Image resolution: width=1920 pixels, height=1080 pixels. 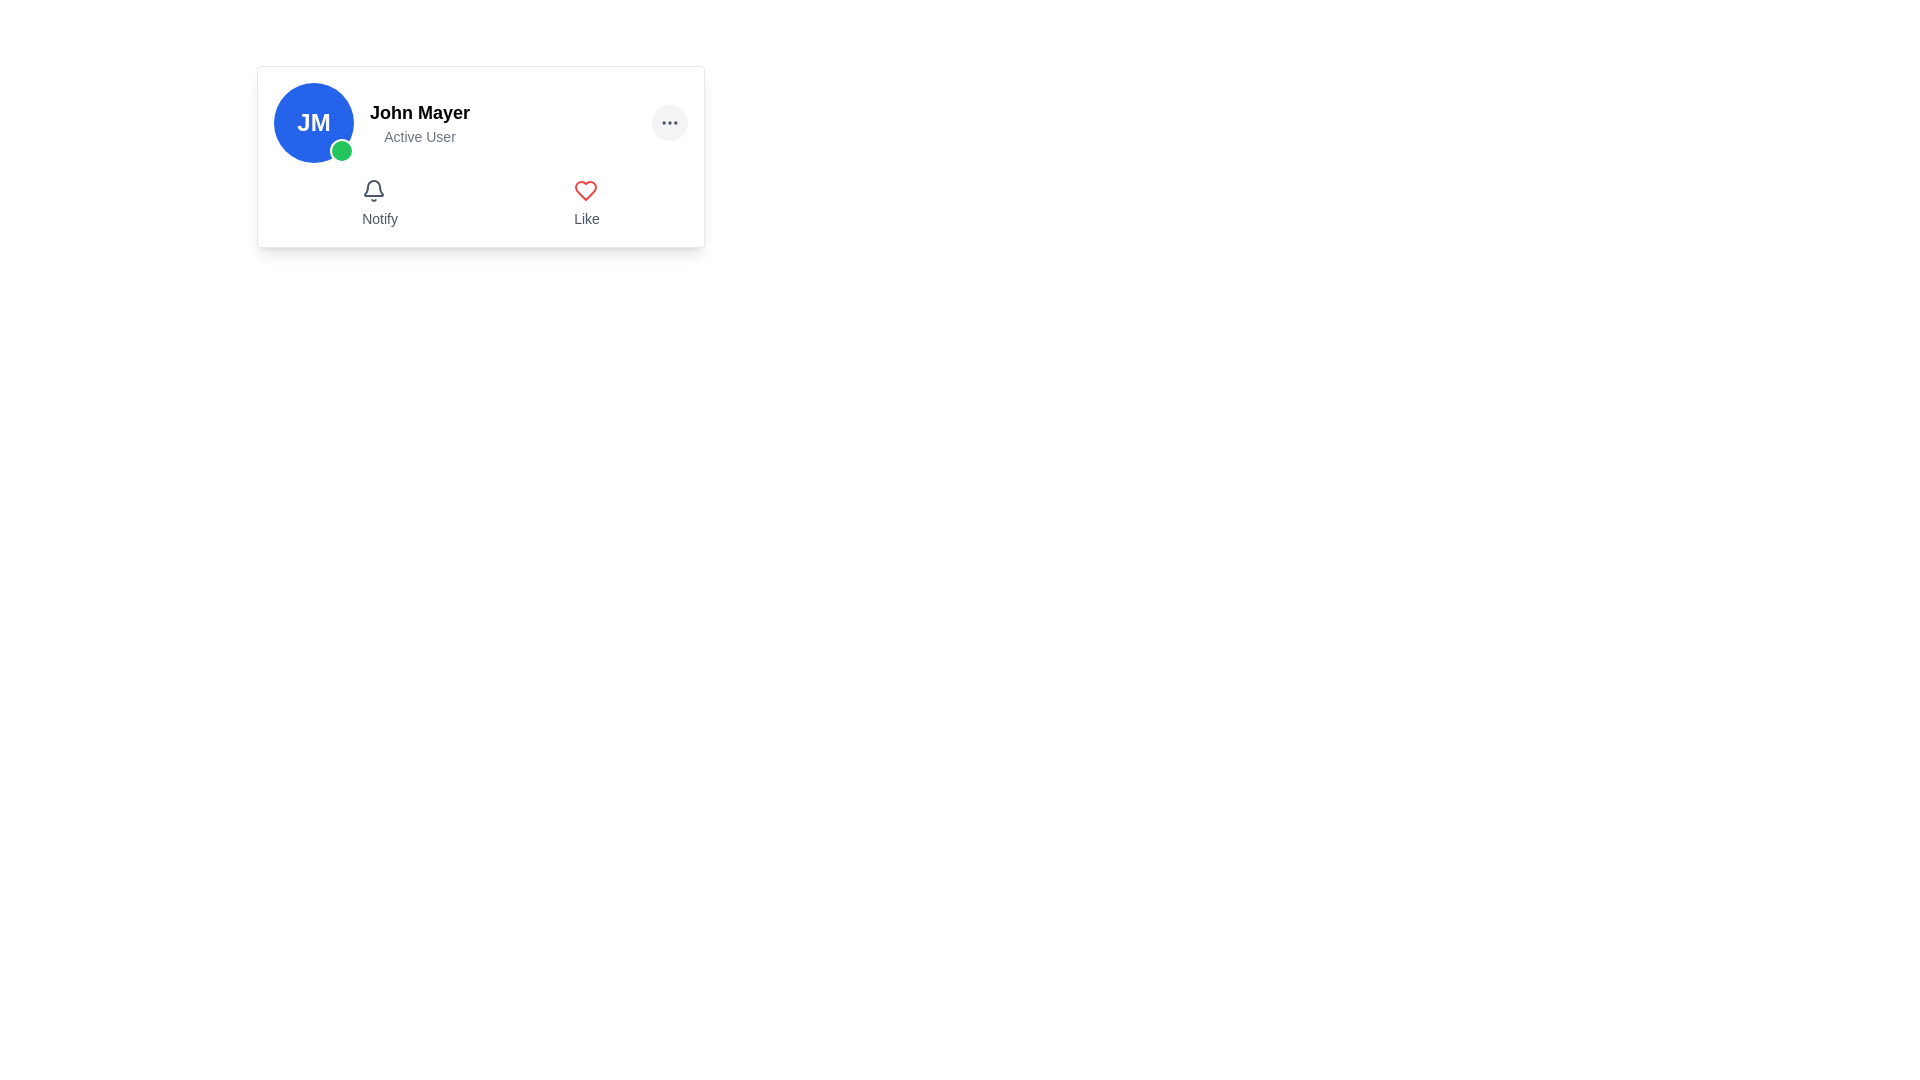 I want to click on the icon button located in the upper-right corner of the user card for 'John Mayer', so click(x=670, y=123).